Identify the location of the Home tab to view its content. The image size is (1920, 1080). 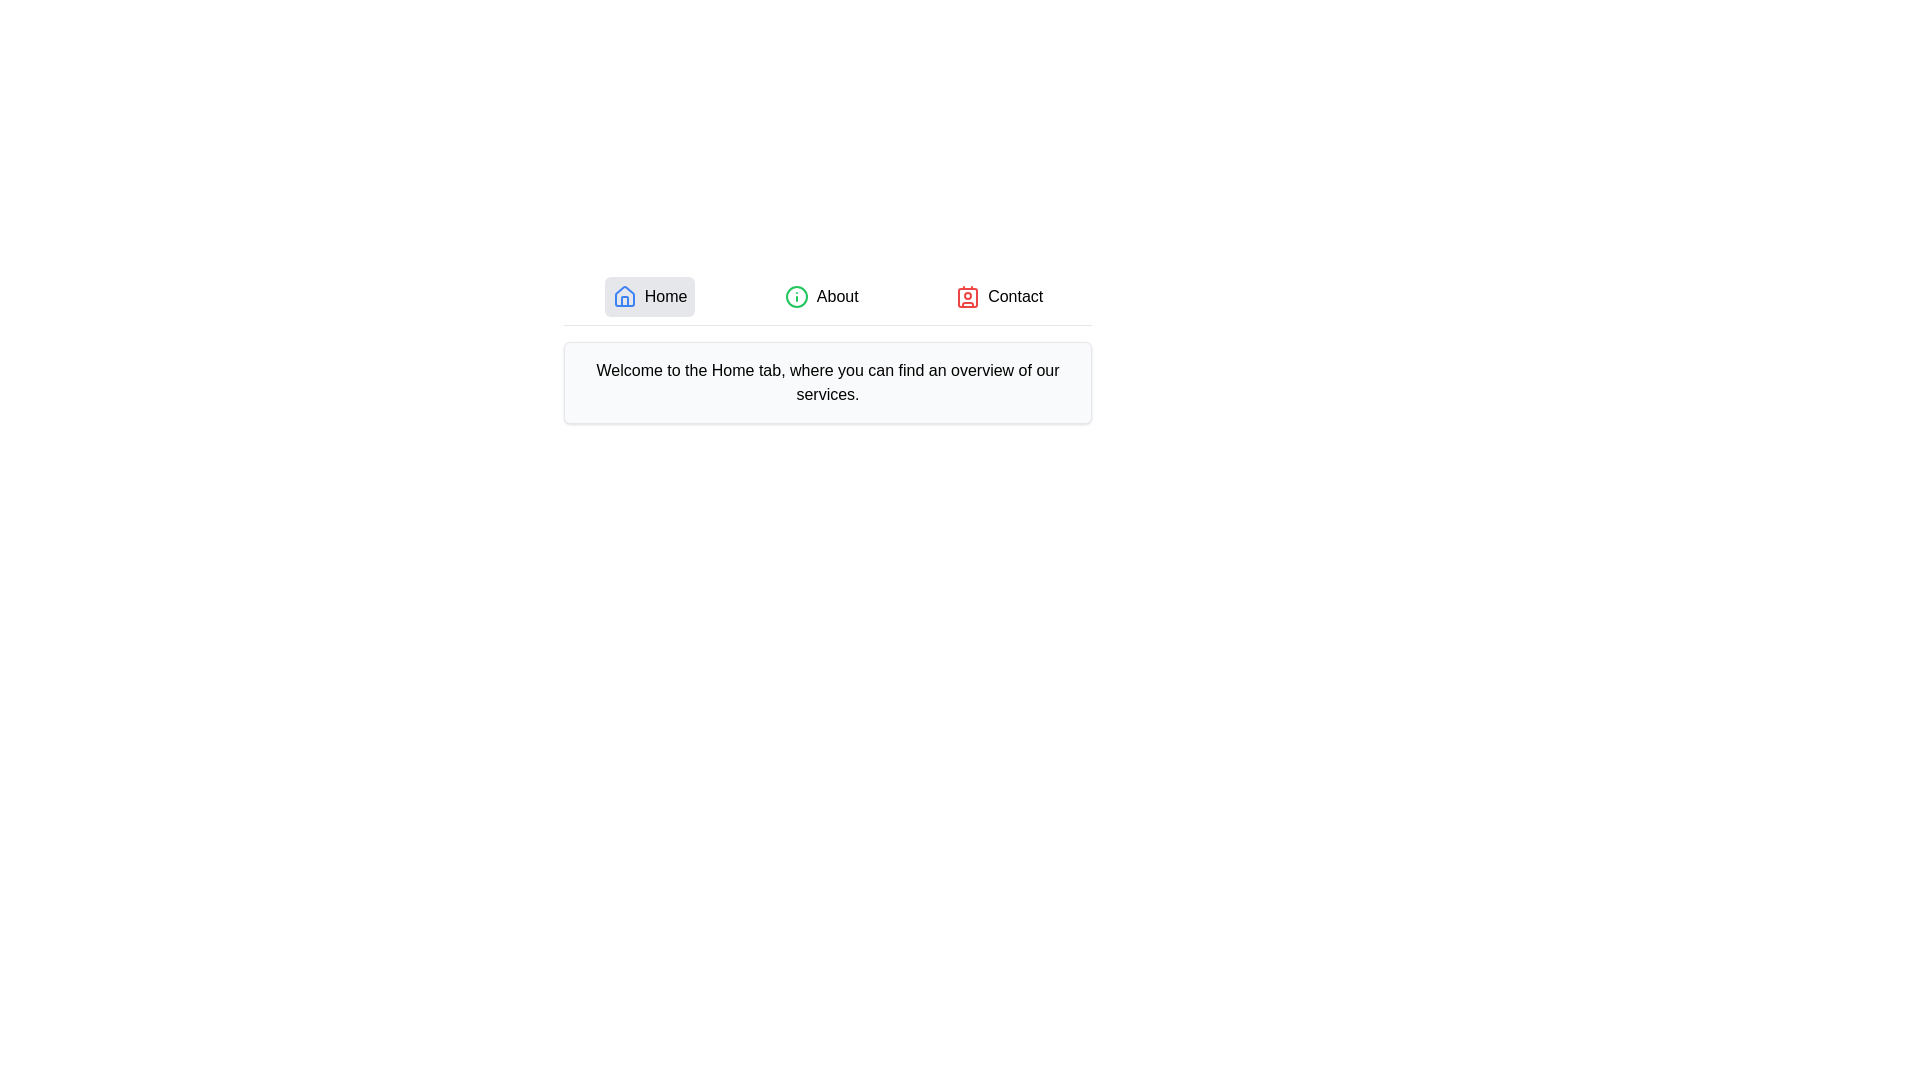
(650, 297).